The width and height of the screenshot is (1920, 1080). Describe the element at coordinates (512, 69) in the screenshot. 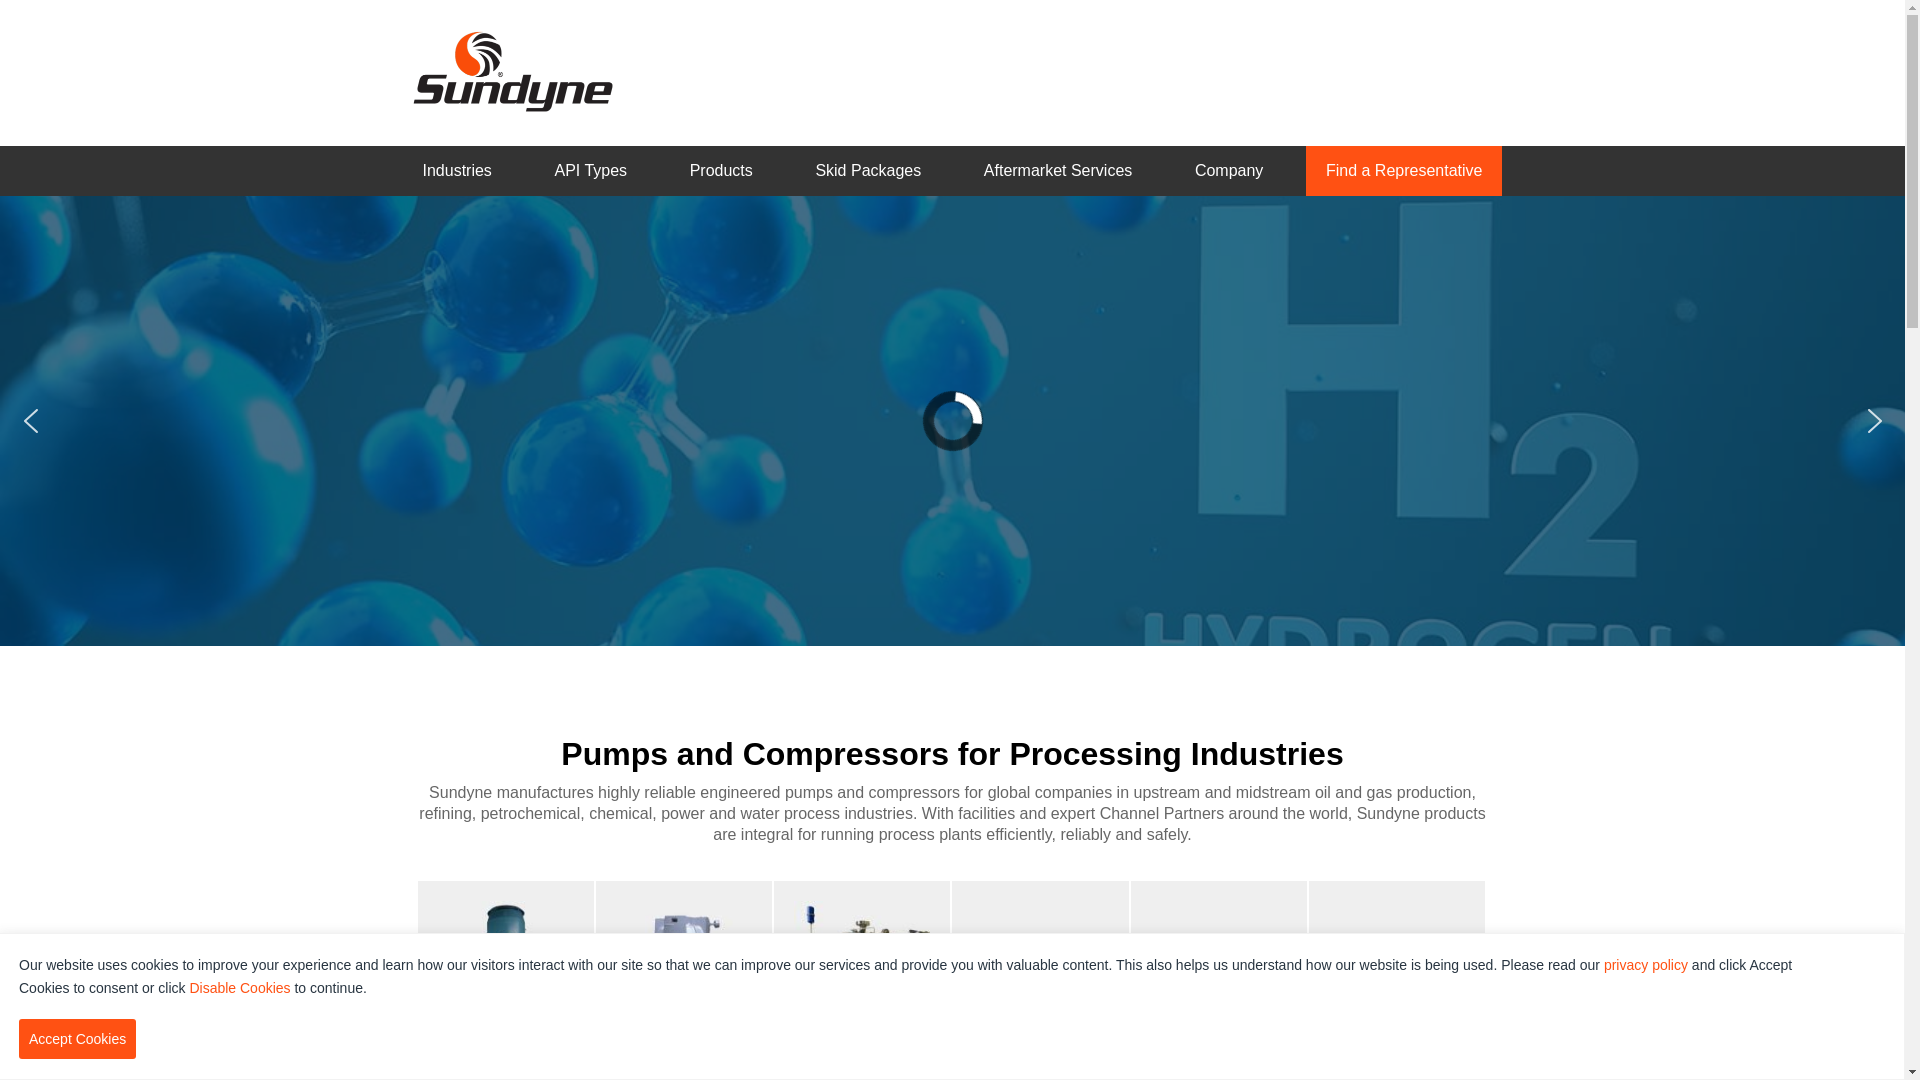

I see `'Sundyne'` at that location.